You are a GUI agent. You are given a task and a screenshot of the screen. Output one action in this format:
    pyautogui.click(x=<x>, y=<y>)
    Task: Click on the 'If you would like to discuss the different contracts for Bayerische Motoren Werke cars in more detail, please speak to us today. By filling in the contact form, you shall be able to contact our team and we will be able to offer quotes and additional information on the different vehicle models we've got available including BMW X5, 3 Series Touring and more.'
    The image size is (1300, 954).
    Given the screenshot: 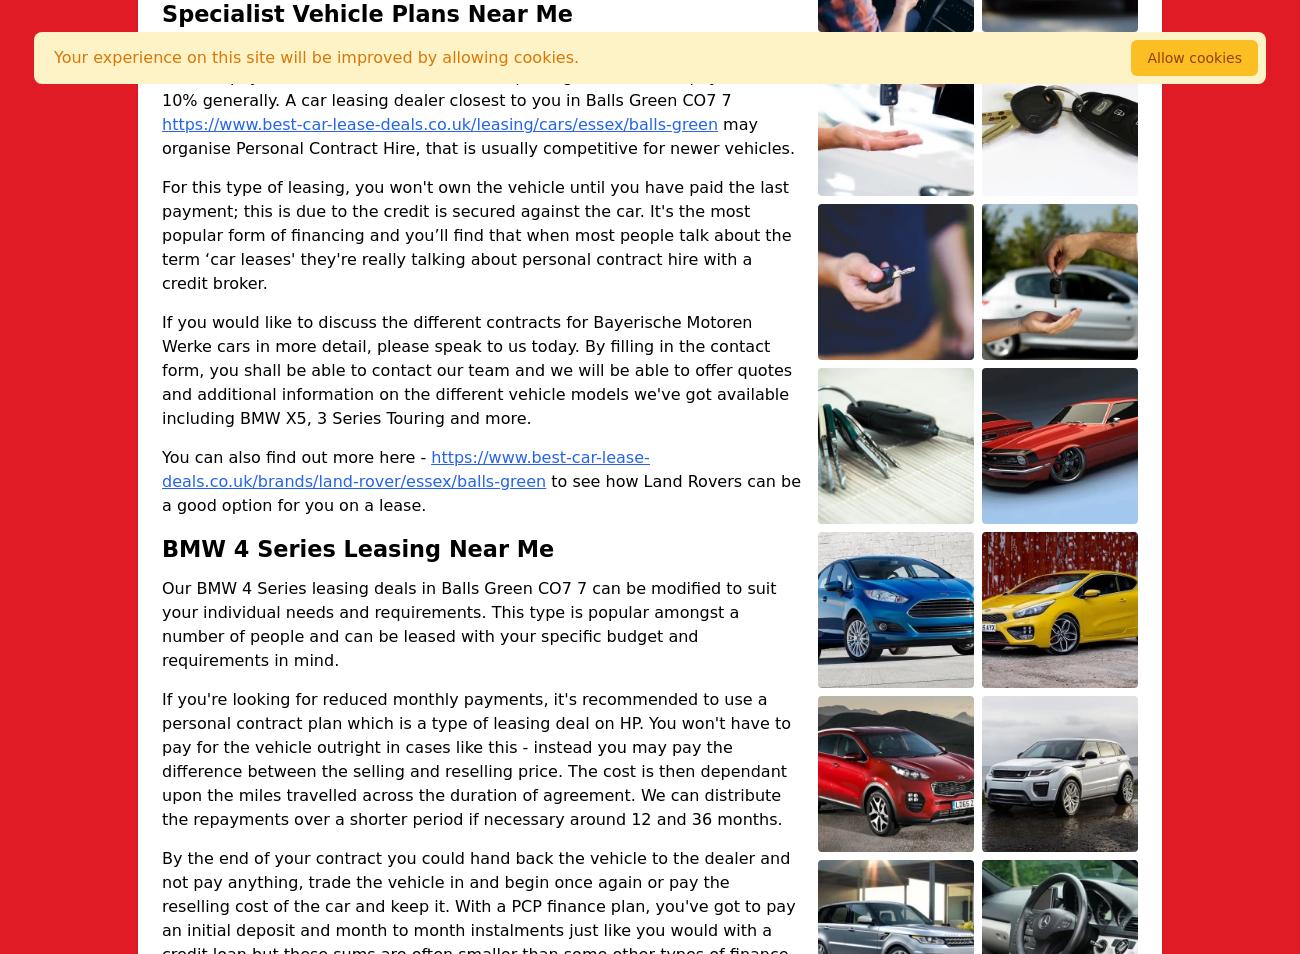 What is the action you would take?
    pyautogui.click(x=475, y=370)
    